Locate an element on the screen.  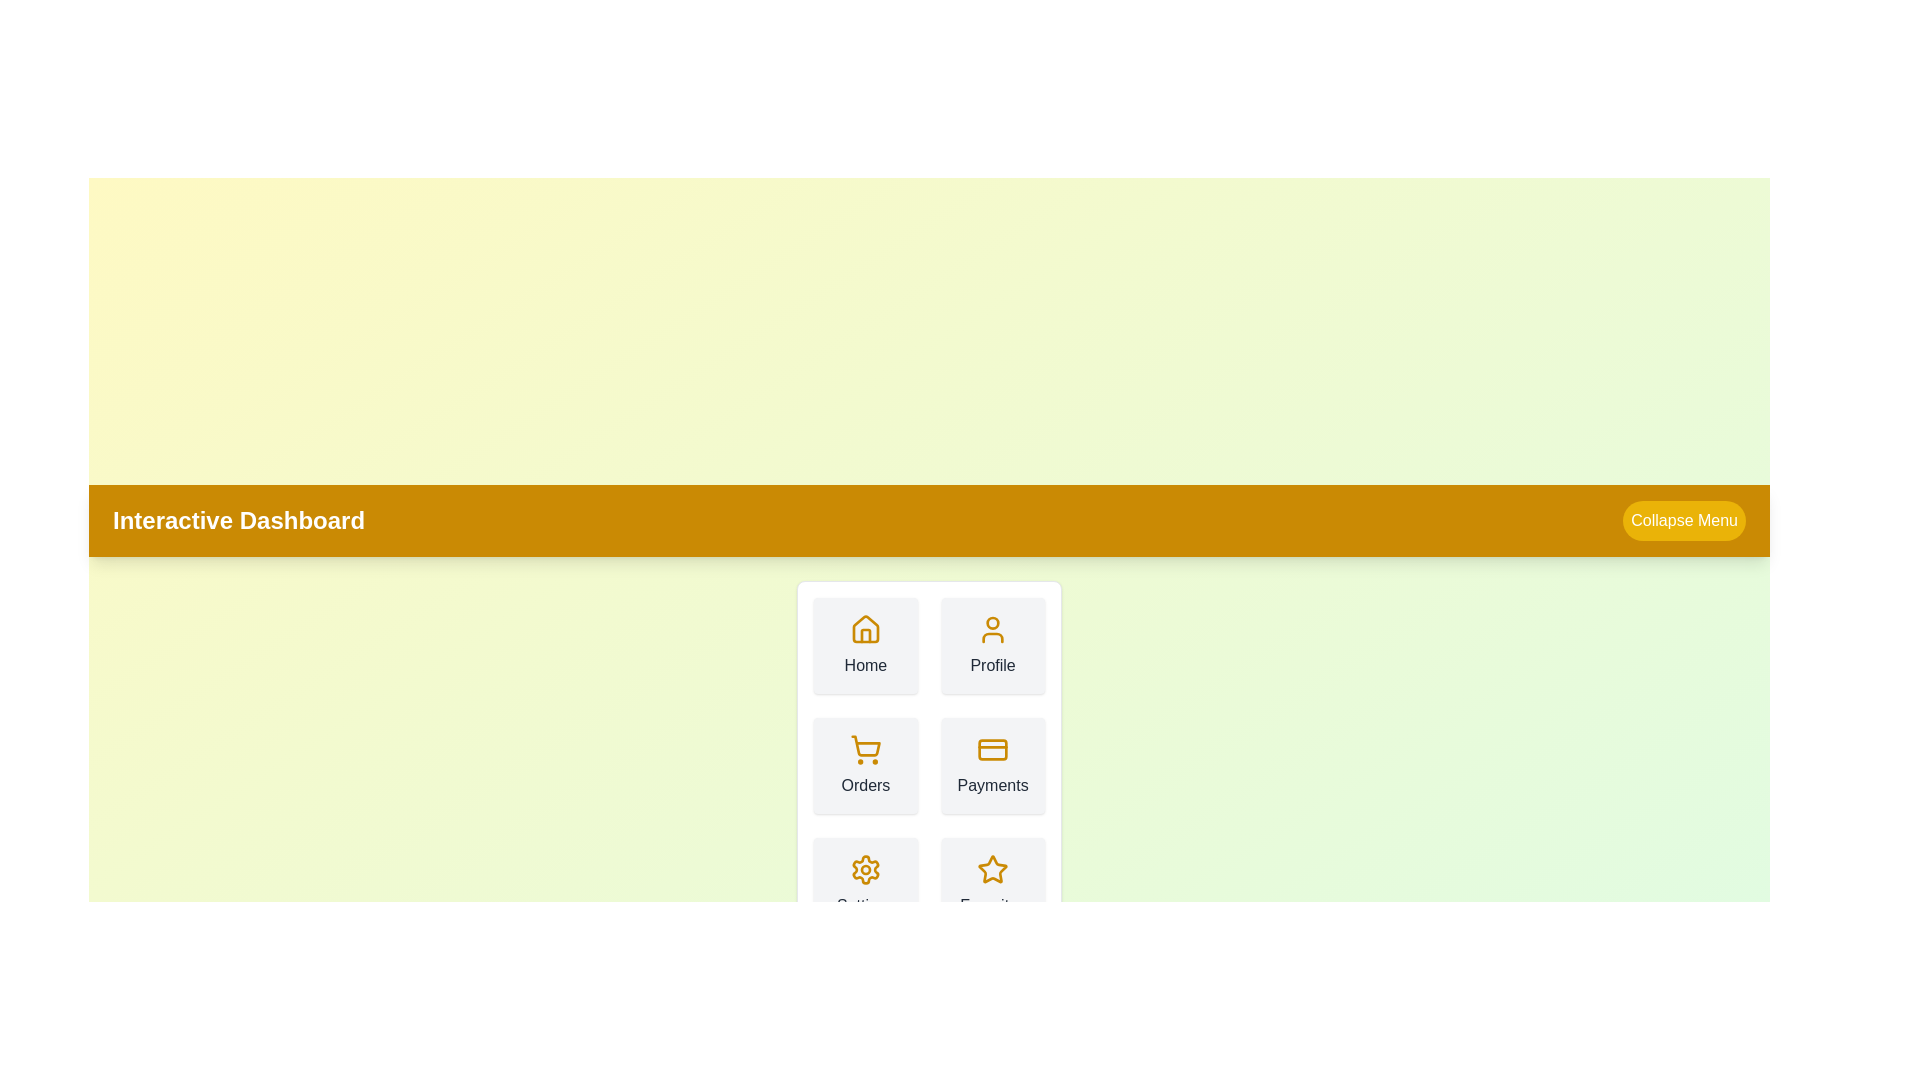
the 'Settings' button in the menu is located at coordinates (865, 885).